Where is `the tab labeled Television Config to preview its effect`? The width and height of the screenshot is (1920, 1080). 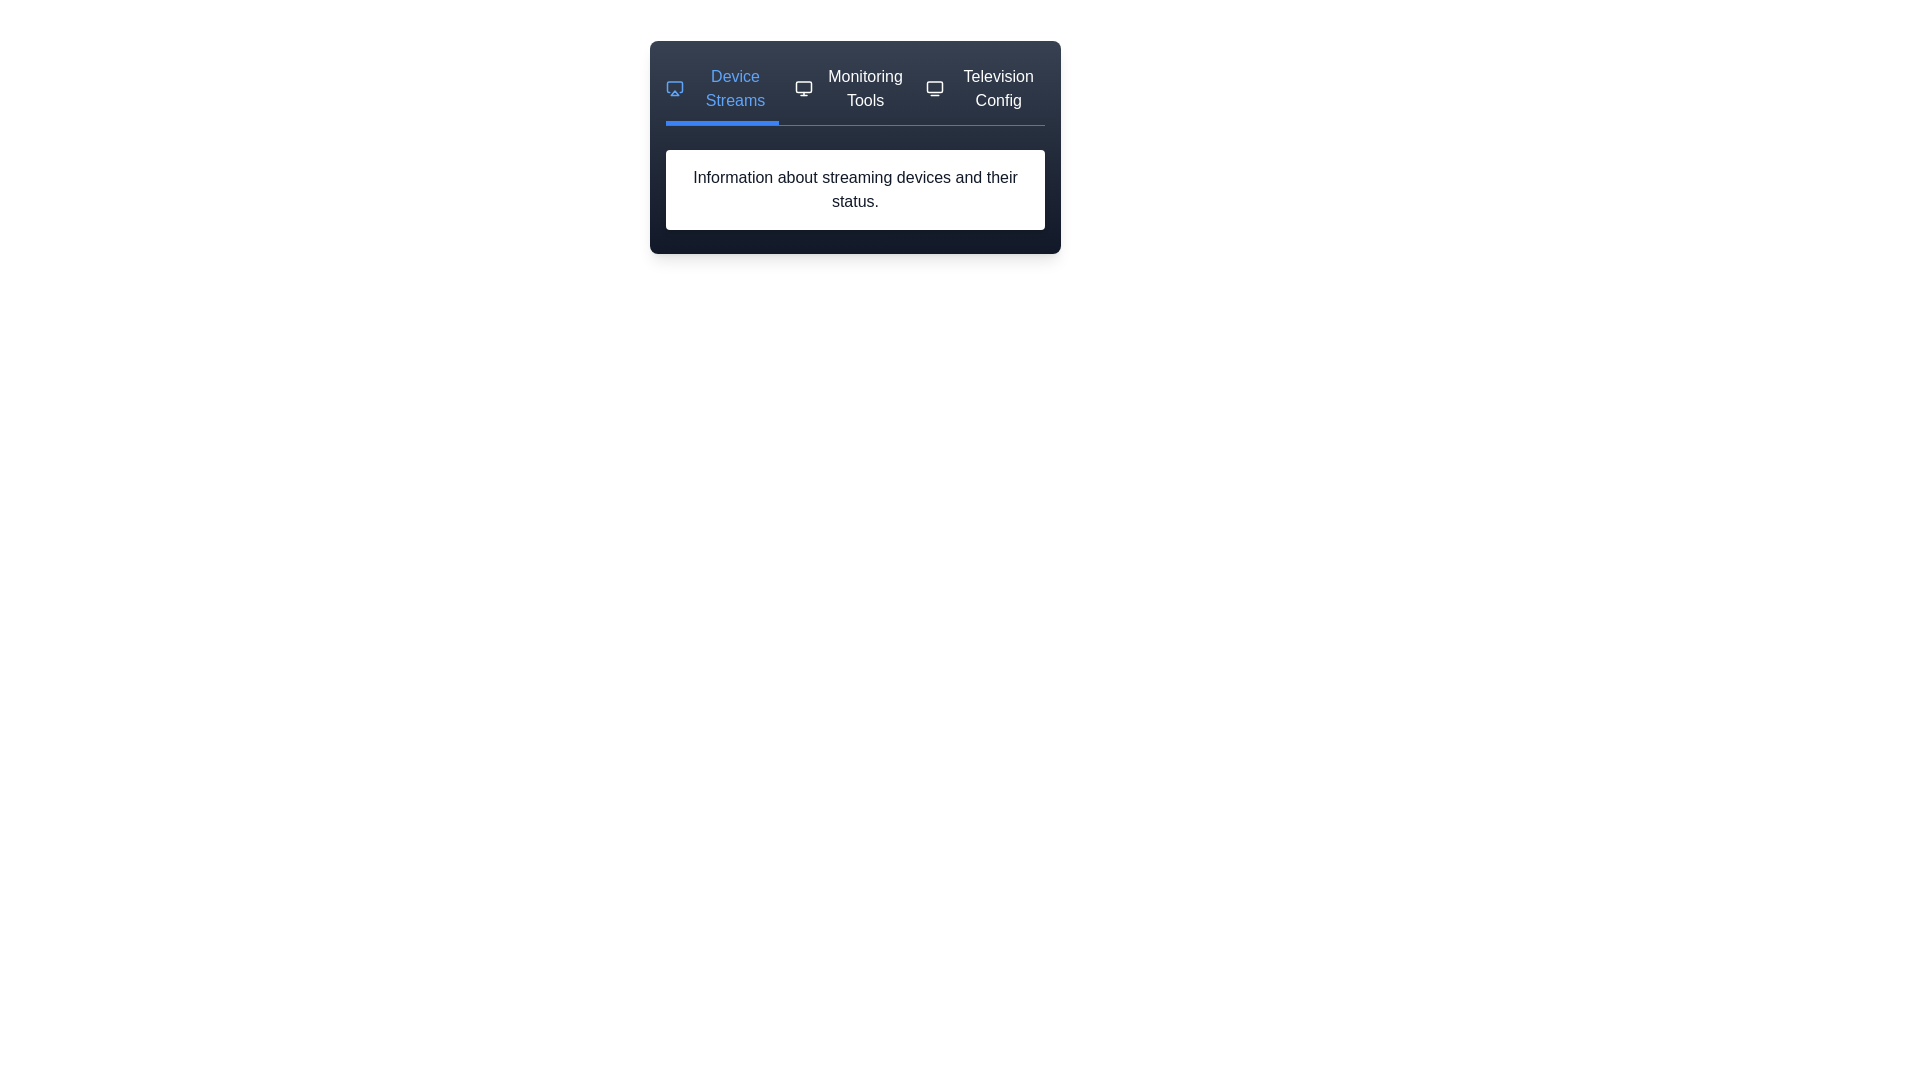
the tab labeled Television Config to preview its effect is located at coordinates (984, 95).